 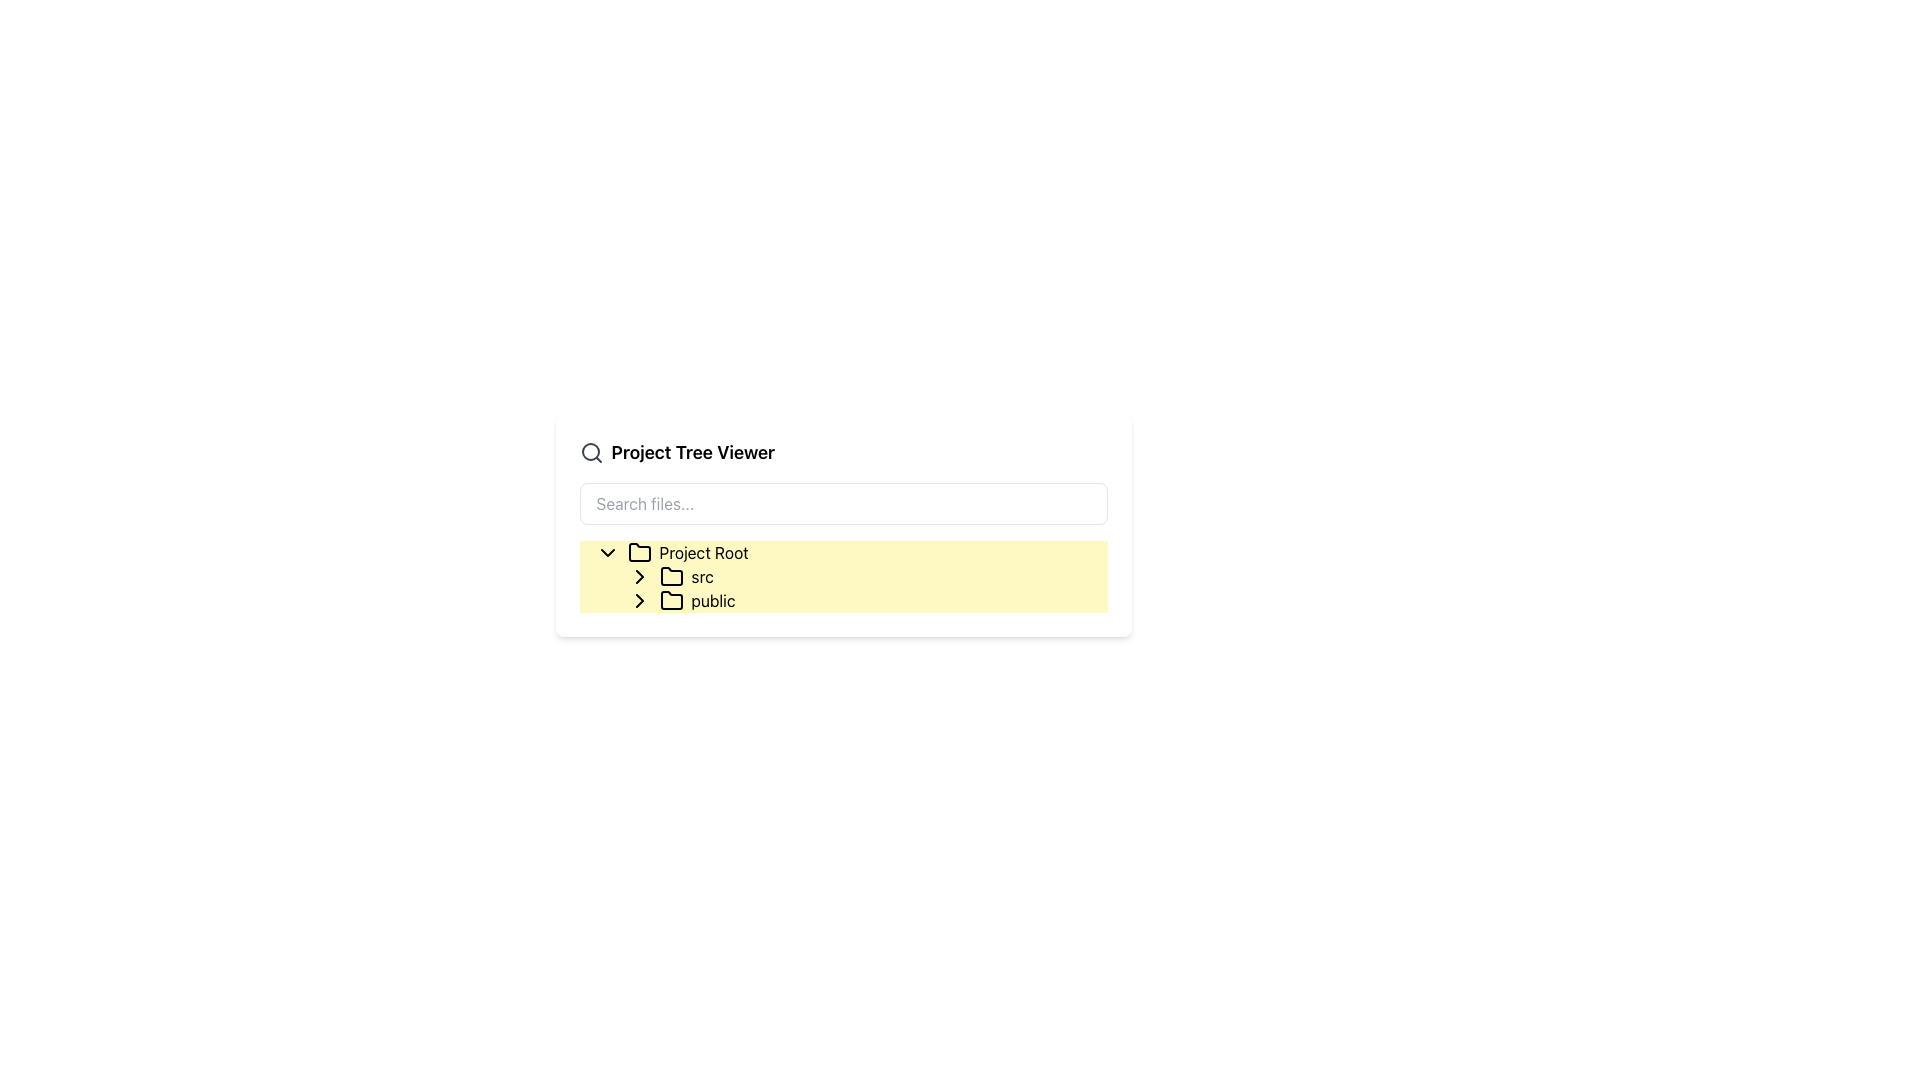 I want to click on the downward-pointing chevron toggle icon located to the left of the 'Project Root' text label, so click(x=606, y=552).